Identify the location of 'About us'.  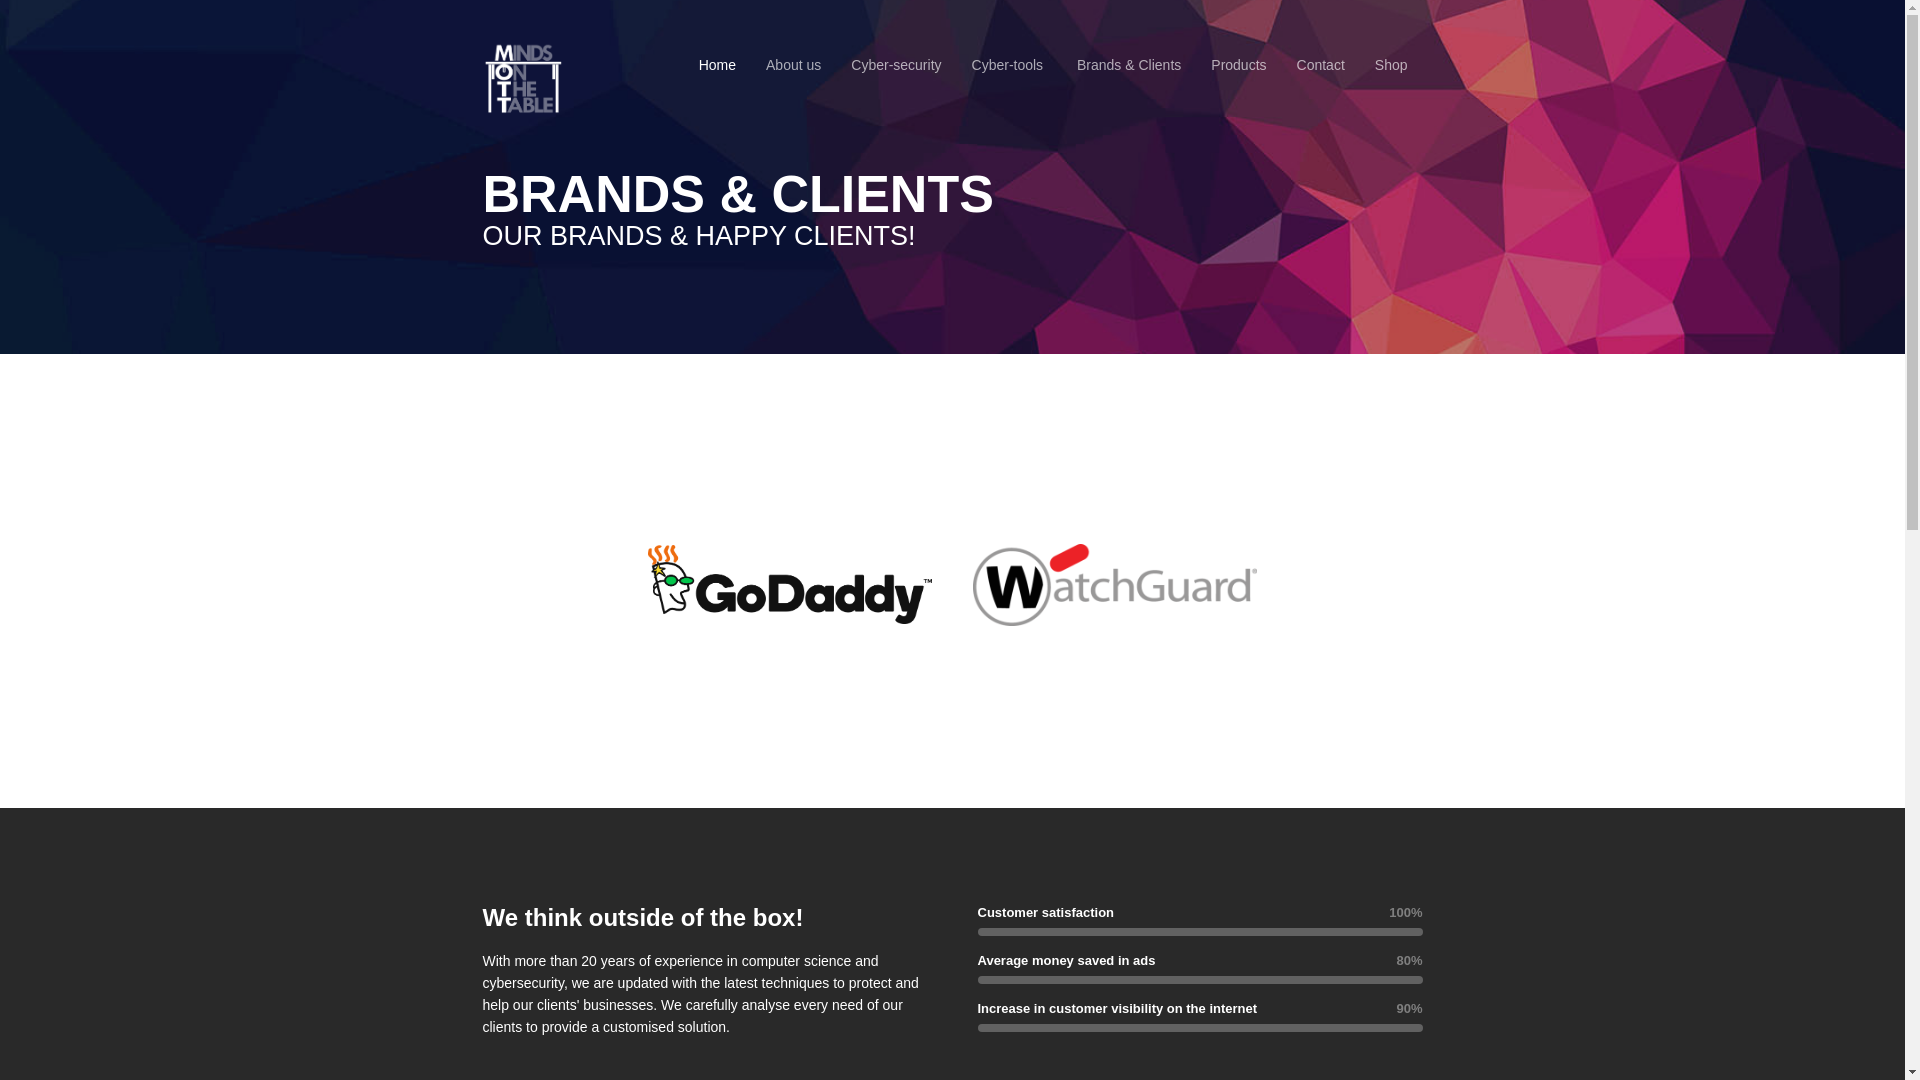
(792, 64).